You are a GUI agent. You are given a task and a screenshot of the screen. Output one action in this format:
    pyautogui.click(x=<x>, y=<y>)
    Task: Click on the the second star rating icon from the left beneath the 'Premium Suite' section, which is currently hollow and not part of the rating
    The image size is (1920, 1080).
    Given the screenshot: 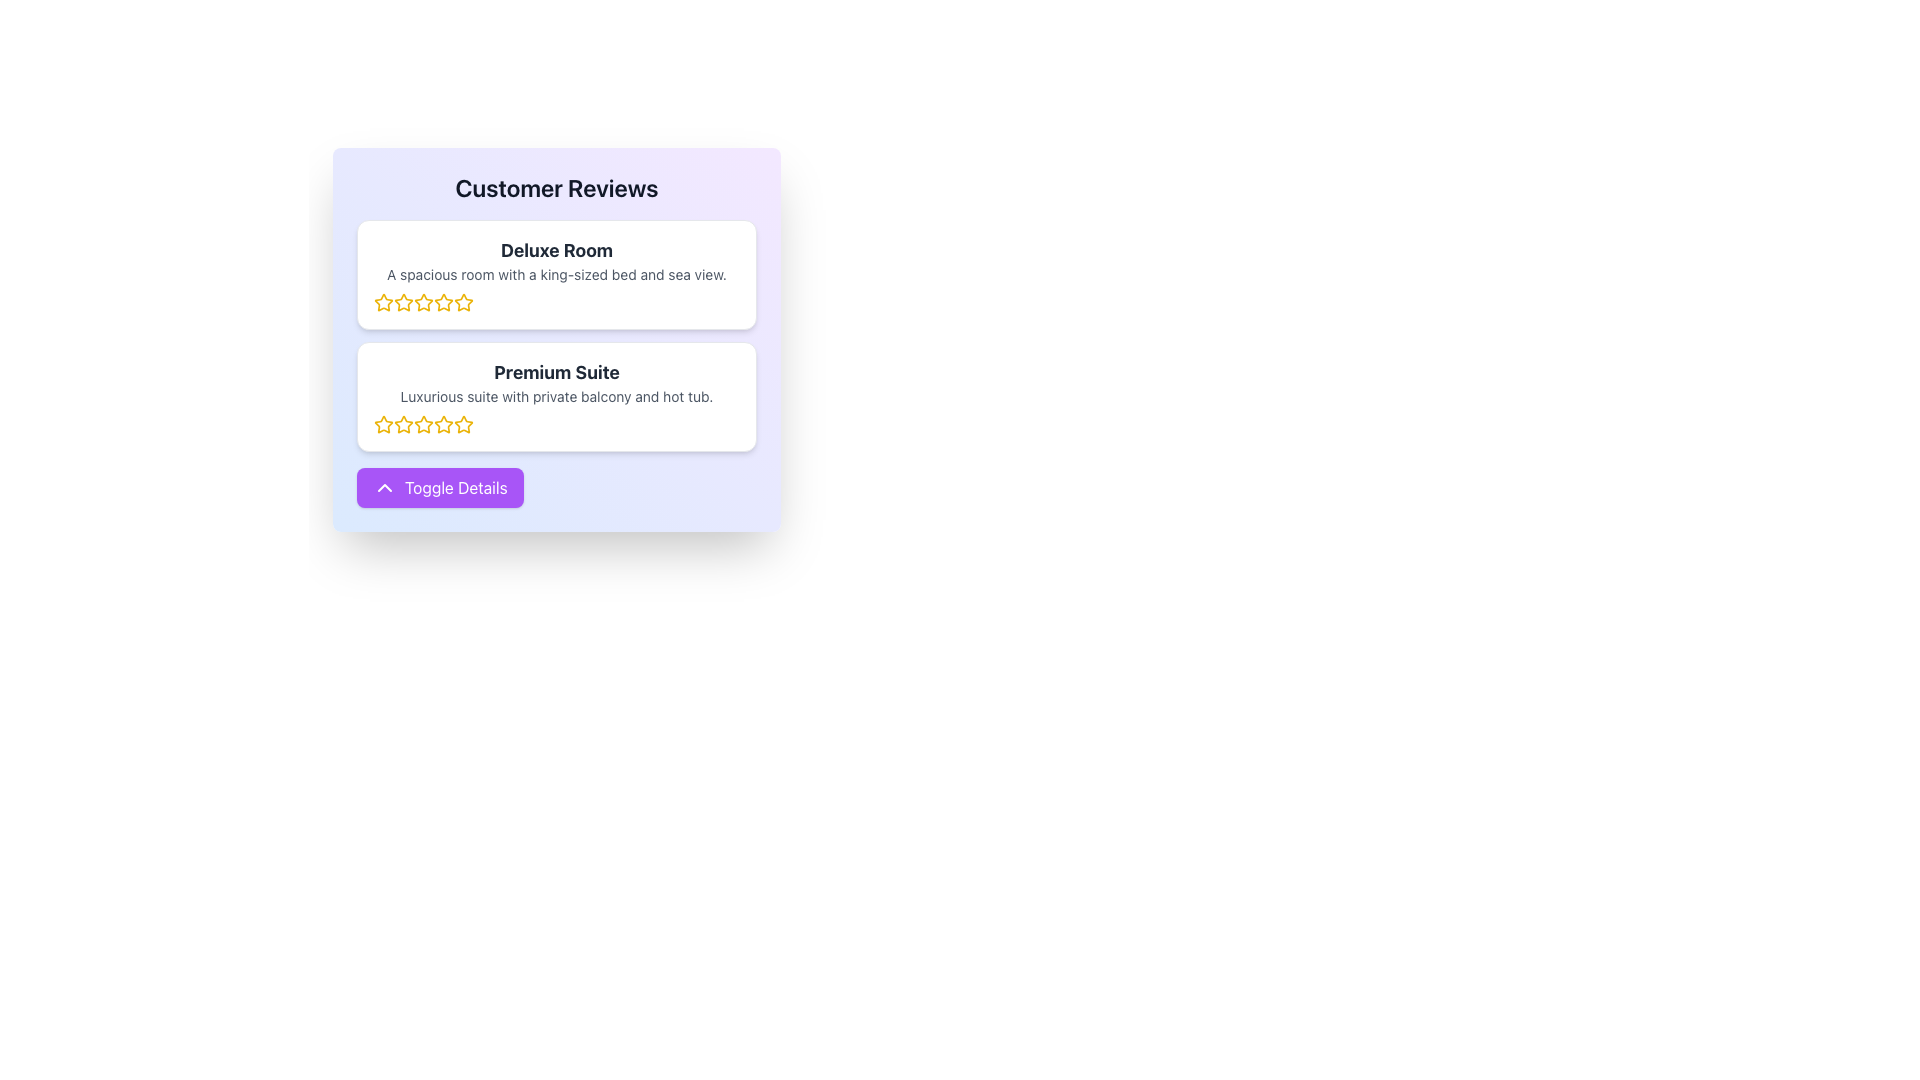 What is the action you would take?
    pyautogui.click(x=402, y=423)
    